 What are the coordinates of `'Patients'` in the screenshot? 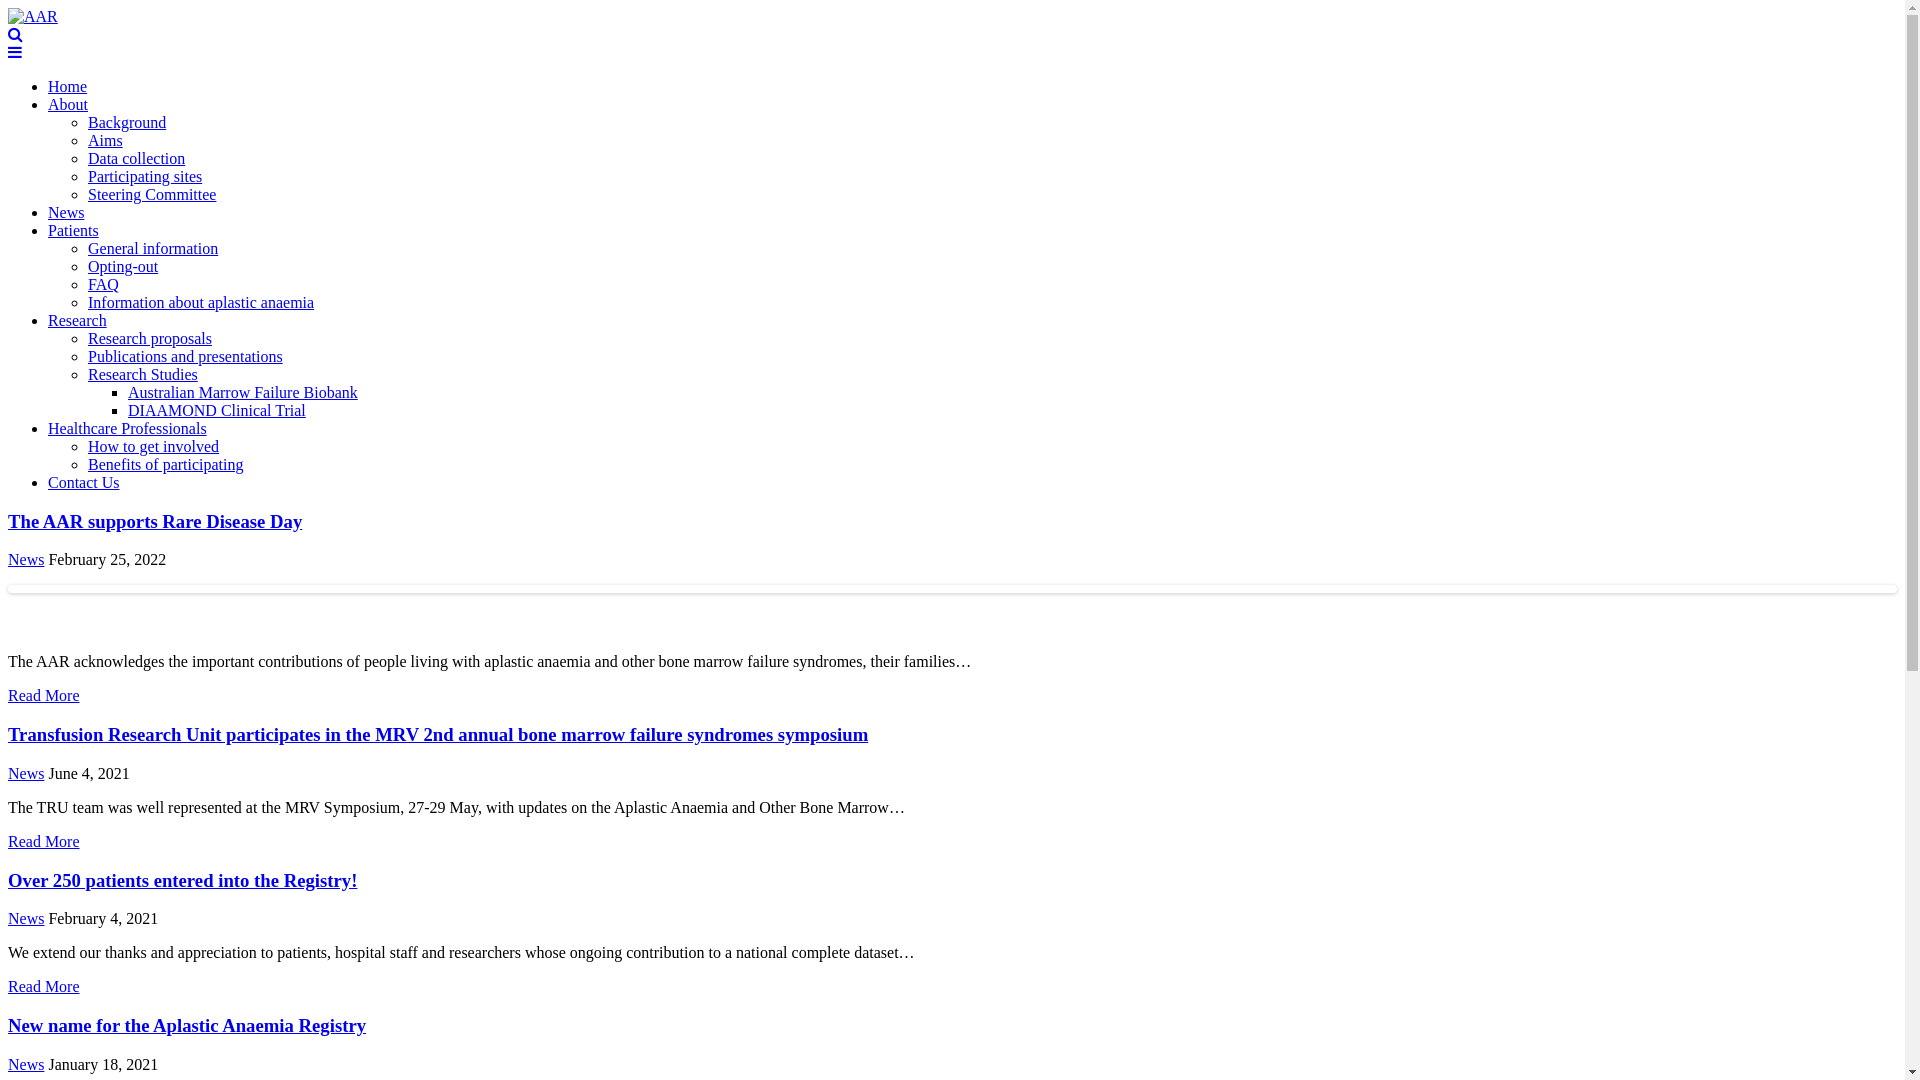 It's located at (73, 229).